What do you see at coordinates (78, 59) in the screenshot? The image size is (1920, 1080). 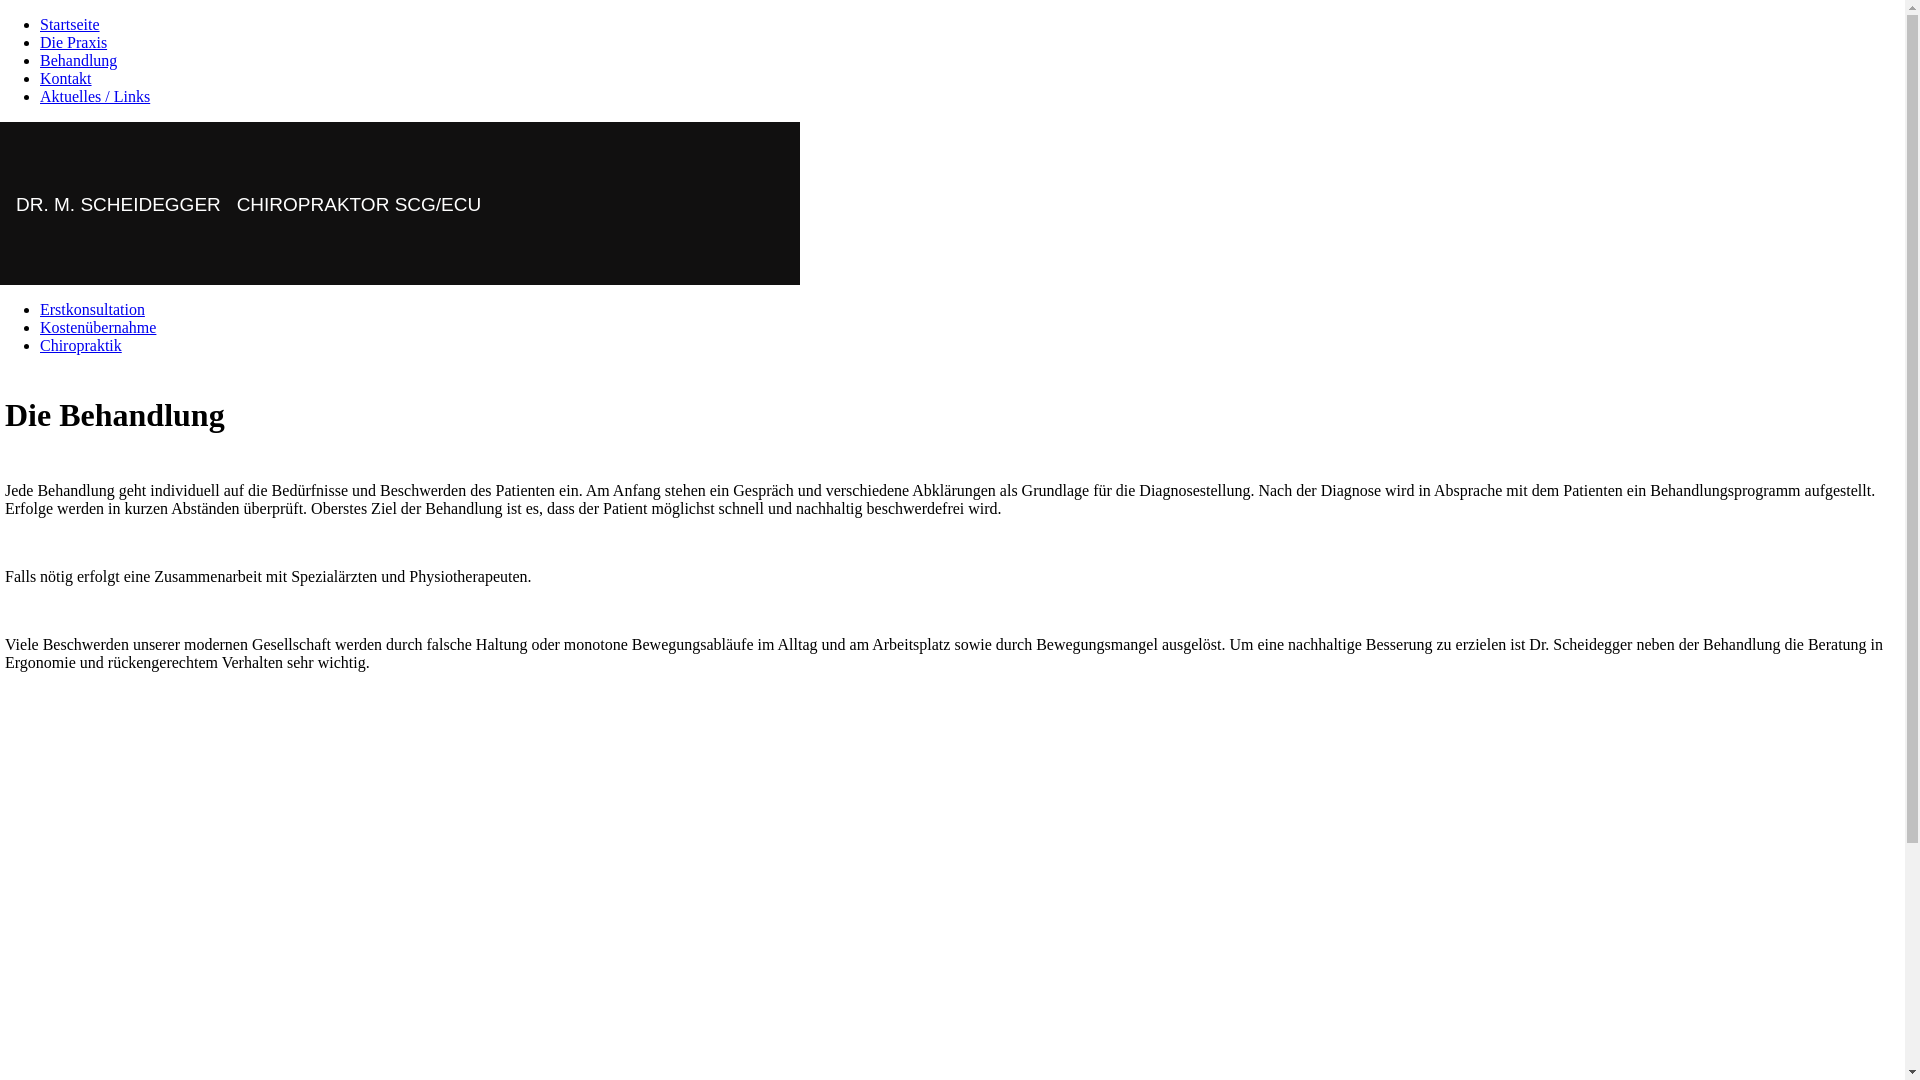 I see `'Behandlung'` at bounding box center [78, 59].